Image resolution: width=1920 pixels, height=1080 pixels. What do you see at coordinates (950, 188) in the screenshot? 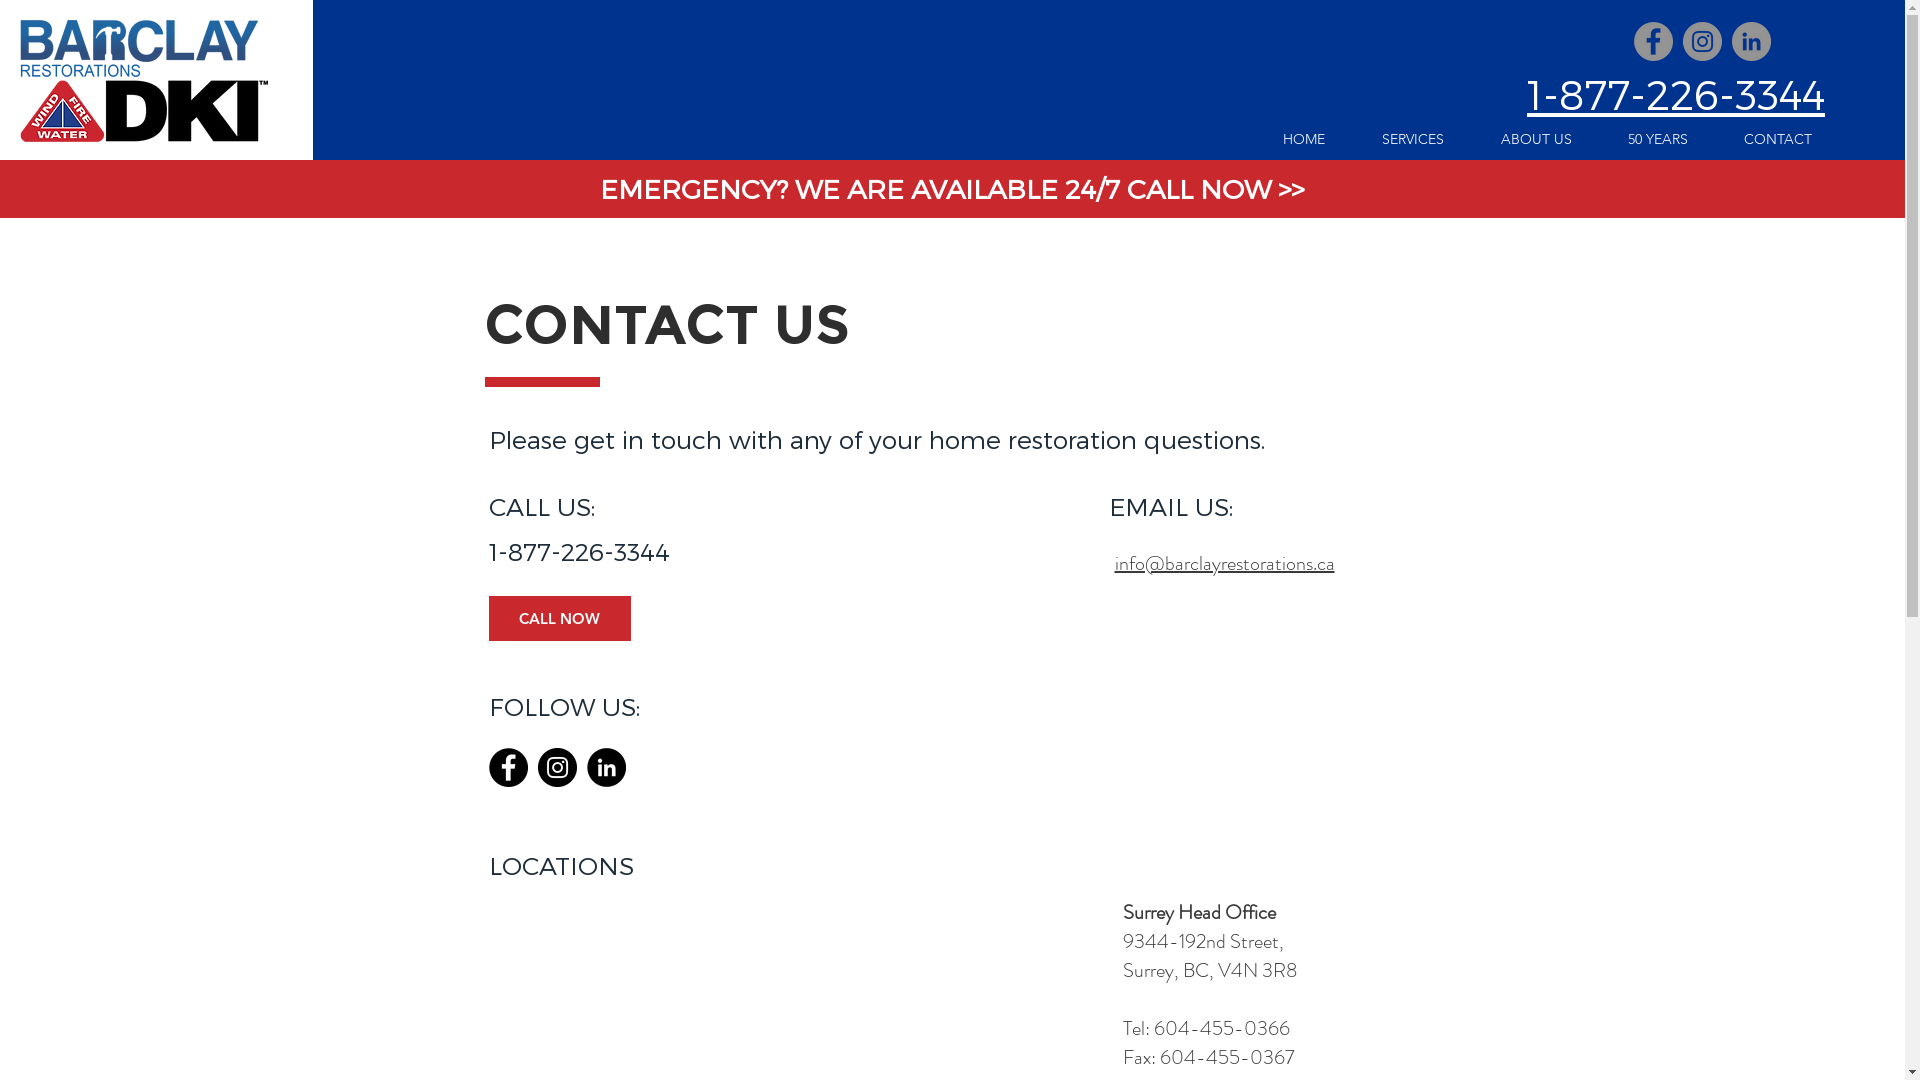
I see `'EMERGENCY? WE ARE AVAILABLE 24/7 CALL NOW >>'` at bounding box center [950, 188].